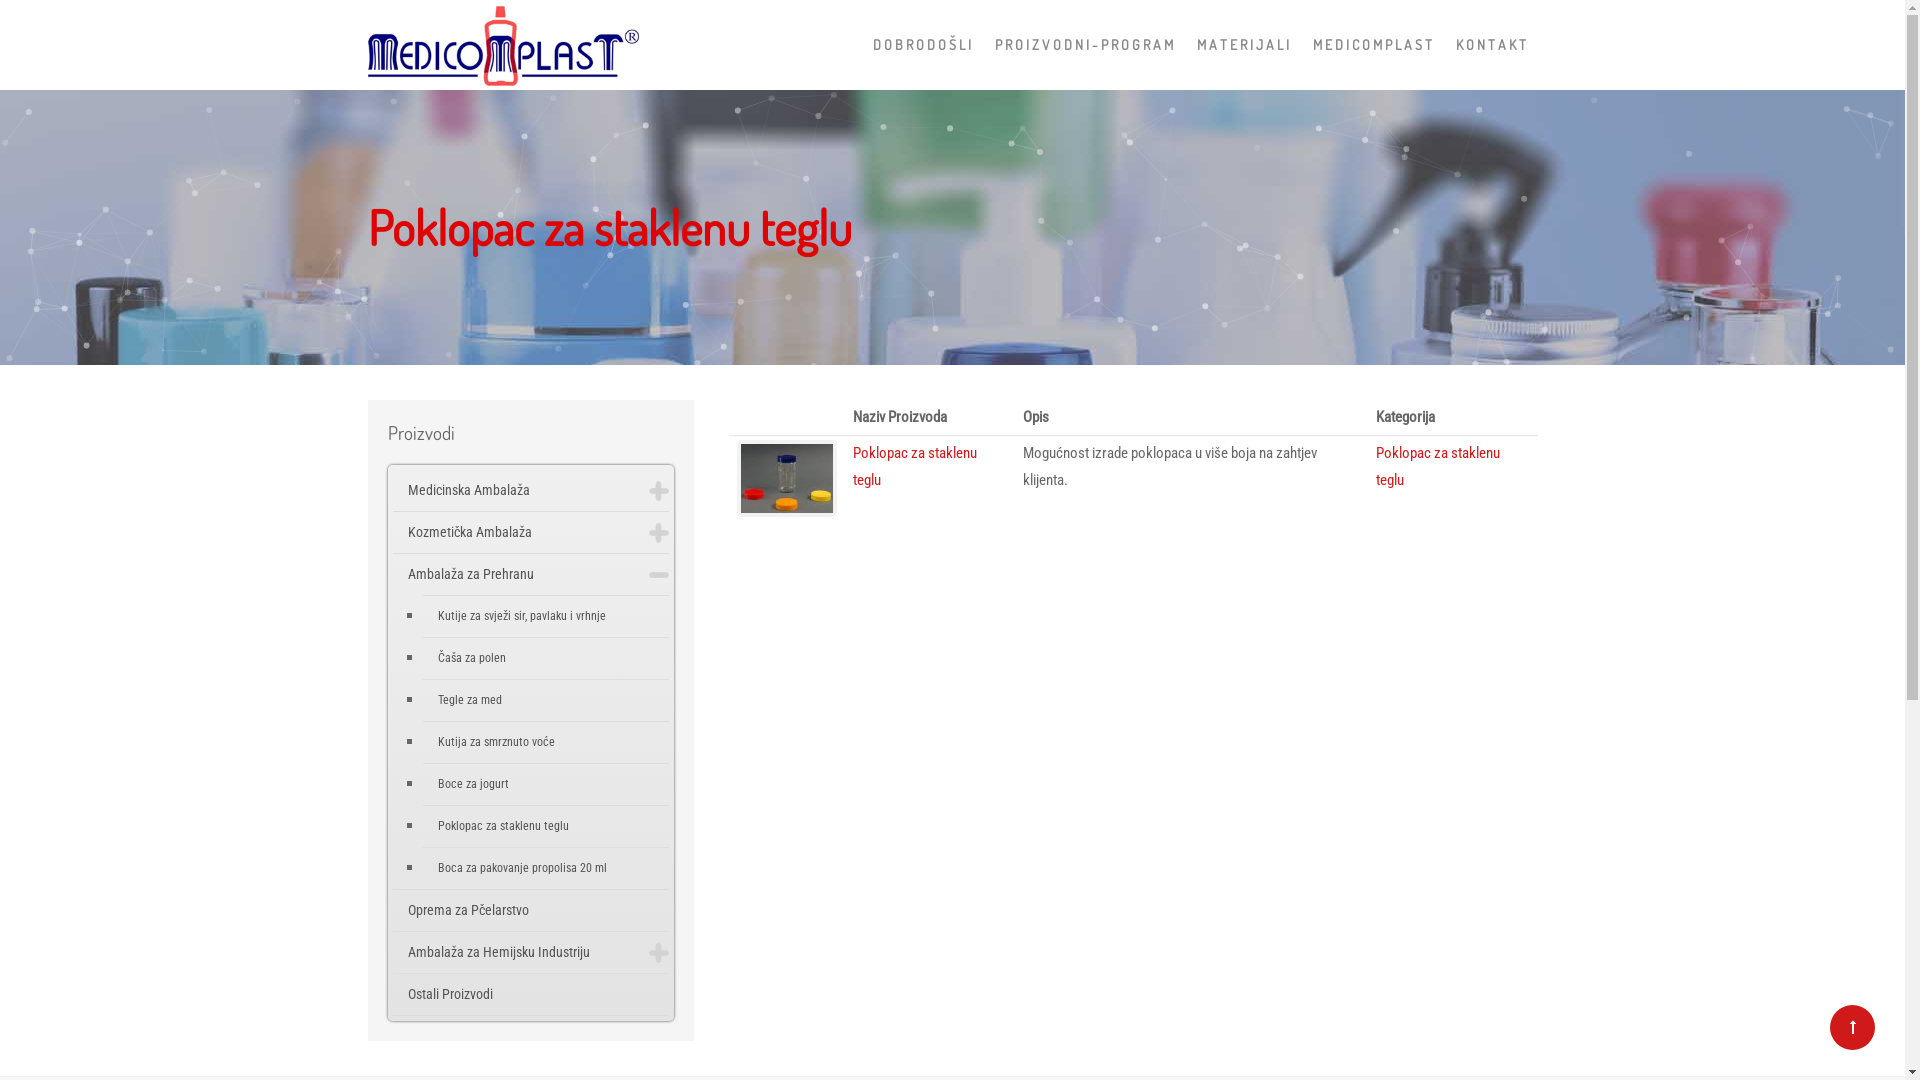  Describe the element at coordinates (1241, 45) in the screenshot. I see `'M A T E R I J A L I'` at that location.